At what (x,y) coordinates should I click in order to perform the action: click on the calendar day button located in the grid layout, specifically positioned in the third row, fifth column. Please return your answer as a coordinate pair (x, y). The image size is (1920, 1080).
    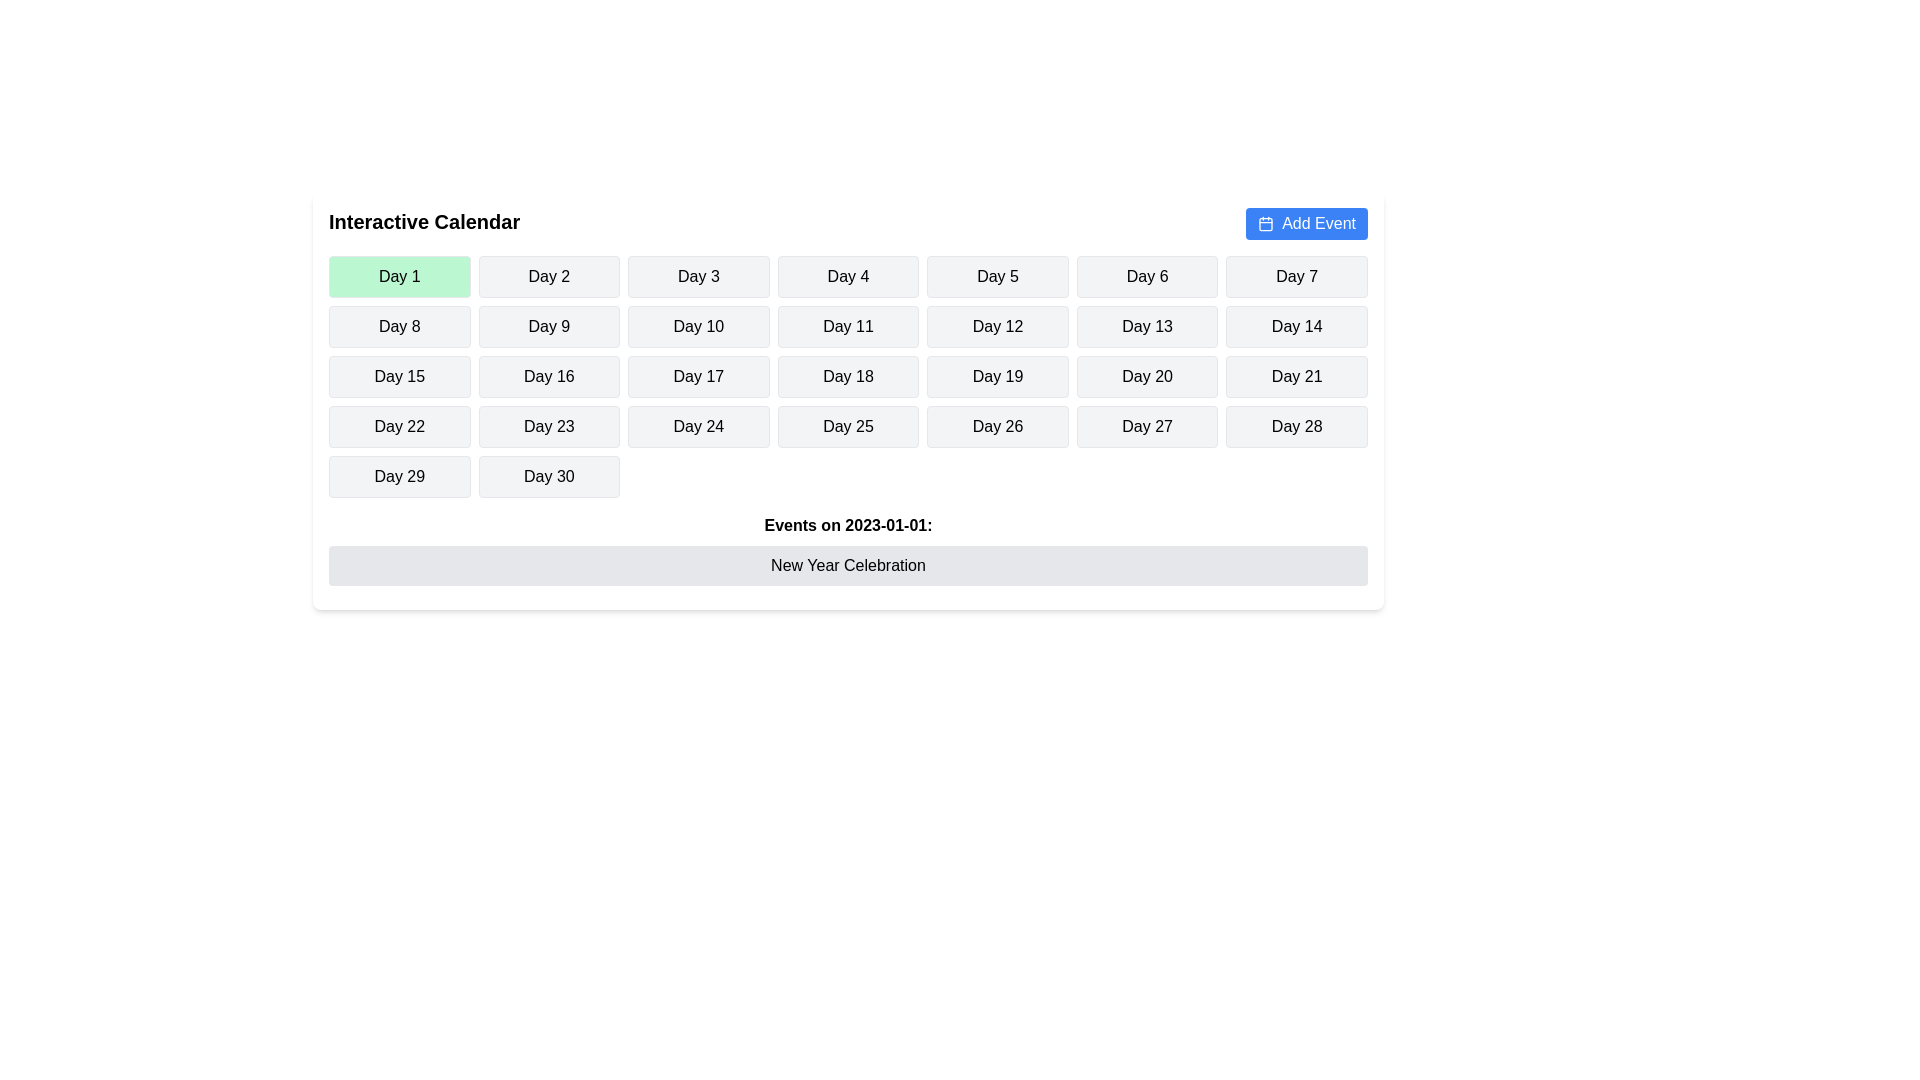
    Looking at the image, I should click on (998, 377).